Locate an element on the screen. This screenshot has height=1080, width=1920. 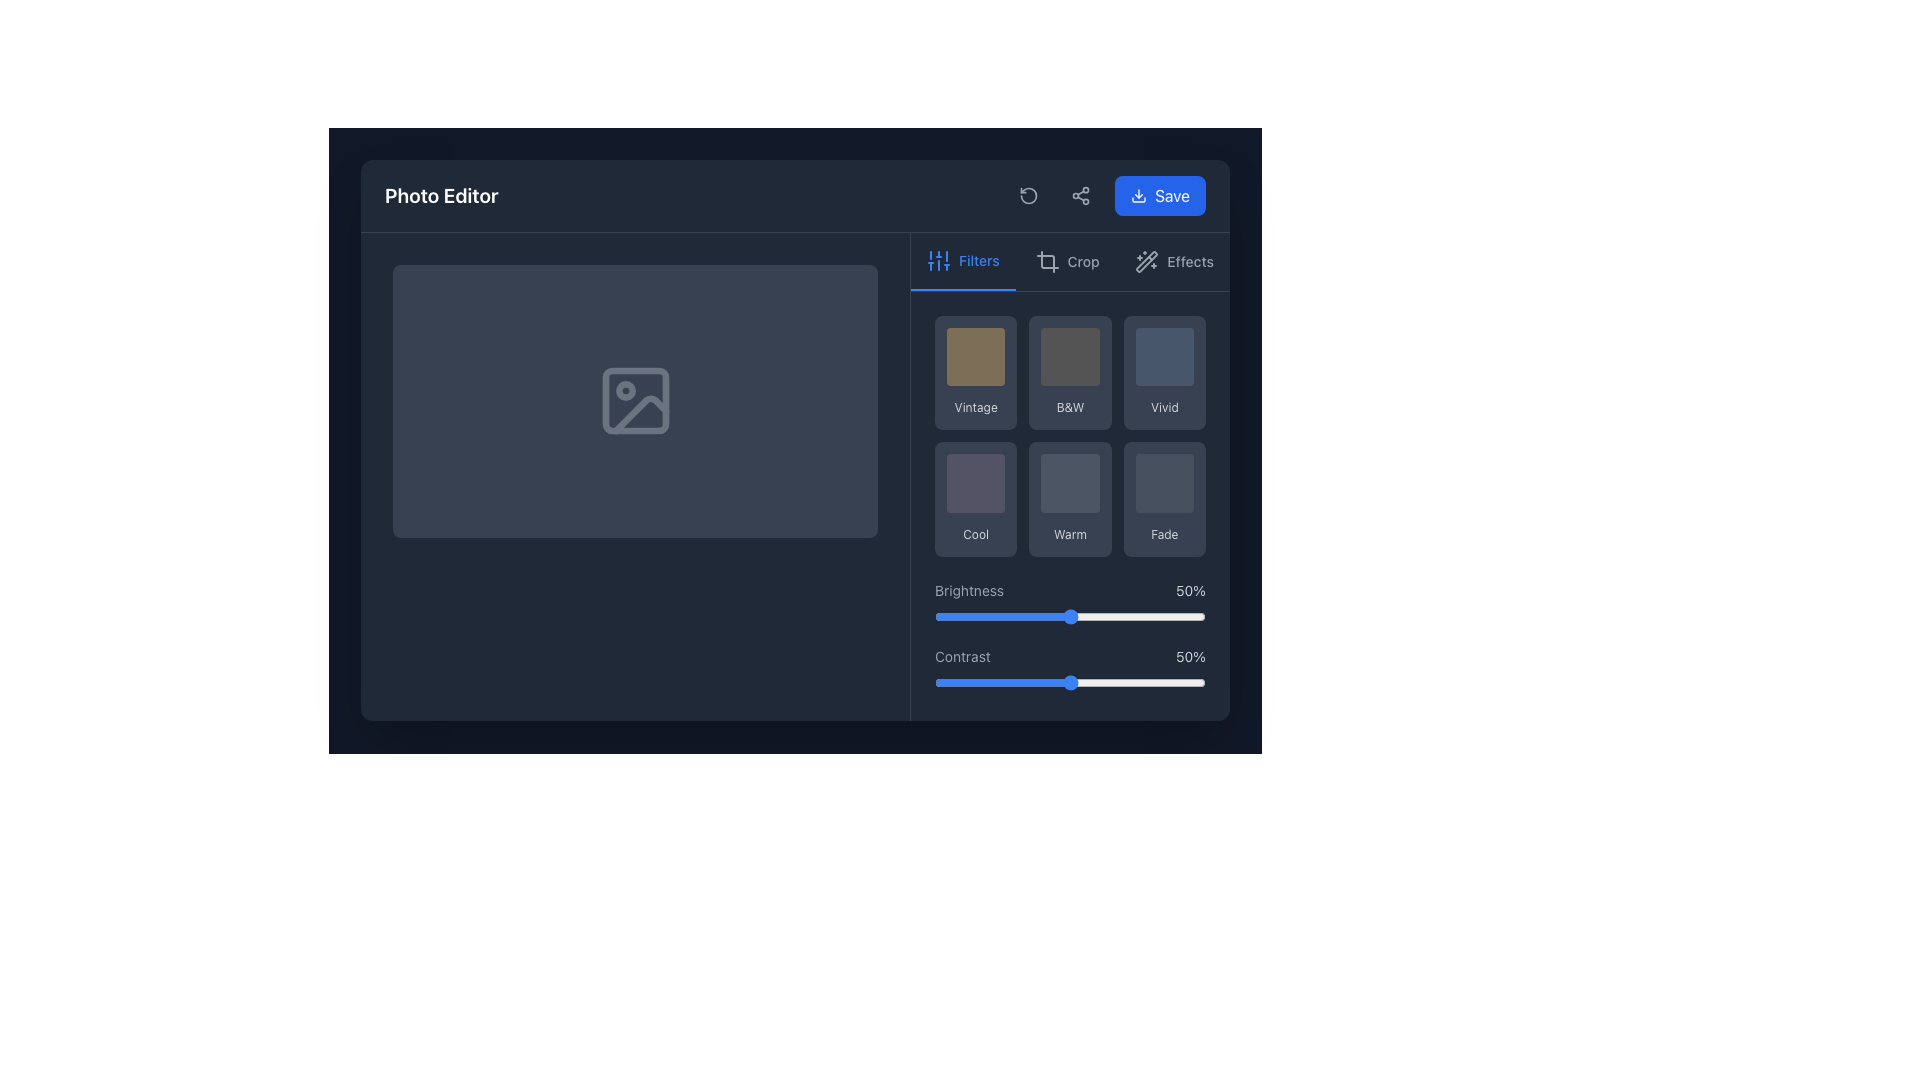
the 'Warm' filter tile, which is a rounded square tile with a dark gray background located in the middle of the bottom row of a 3x2 grid under the 'Filters' tab is located at coordinates (1069, 505).